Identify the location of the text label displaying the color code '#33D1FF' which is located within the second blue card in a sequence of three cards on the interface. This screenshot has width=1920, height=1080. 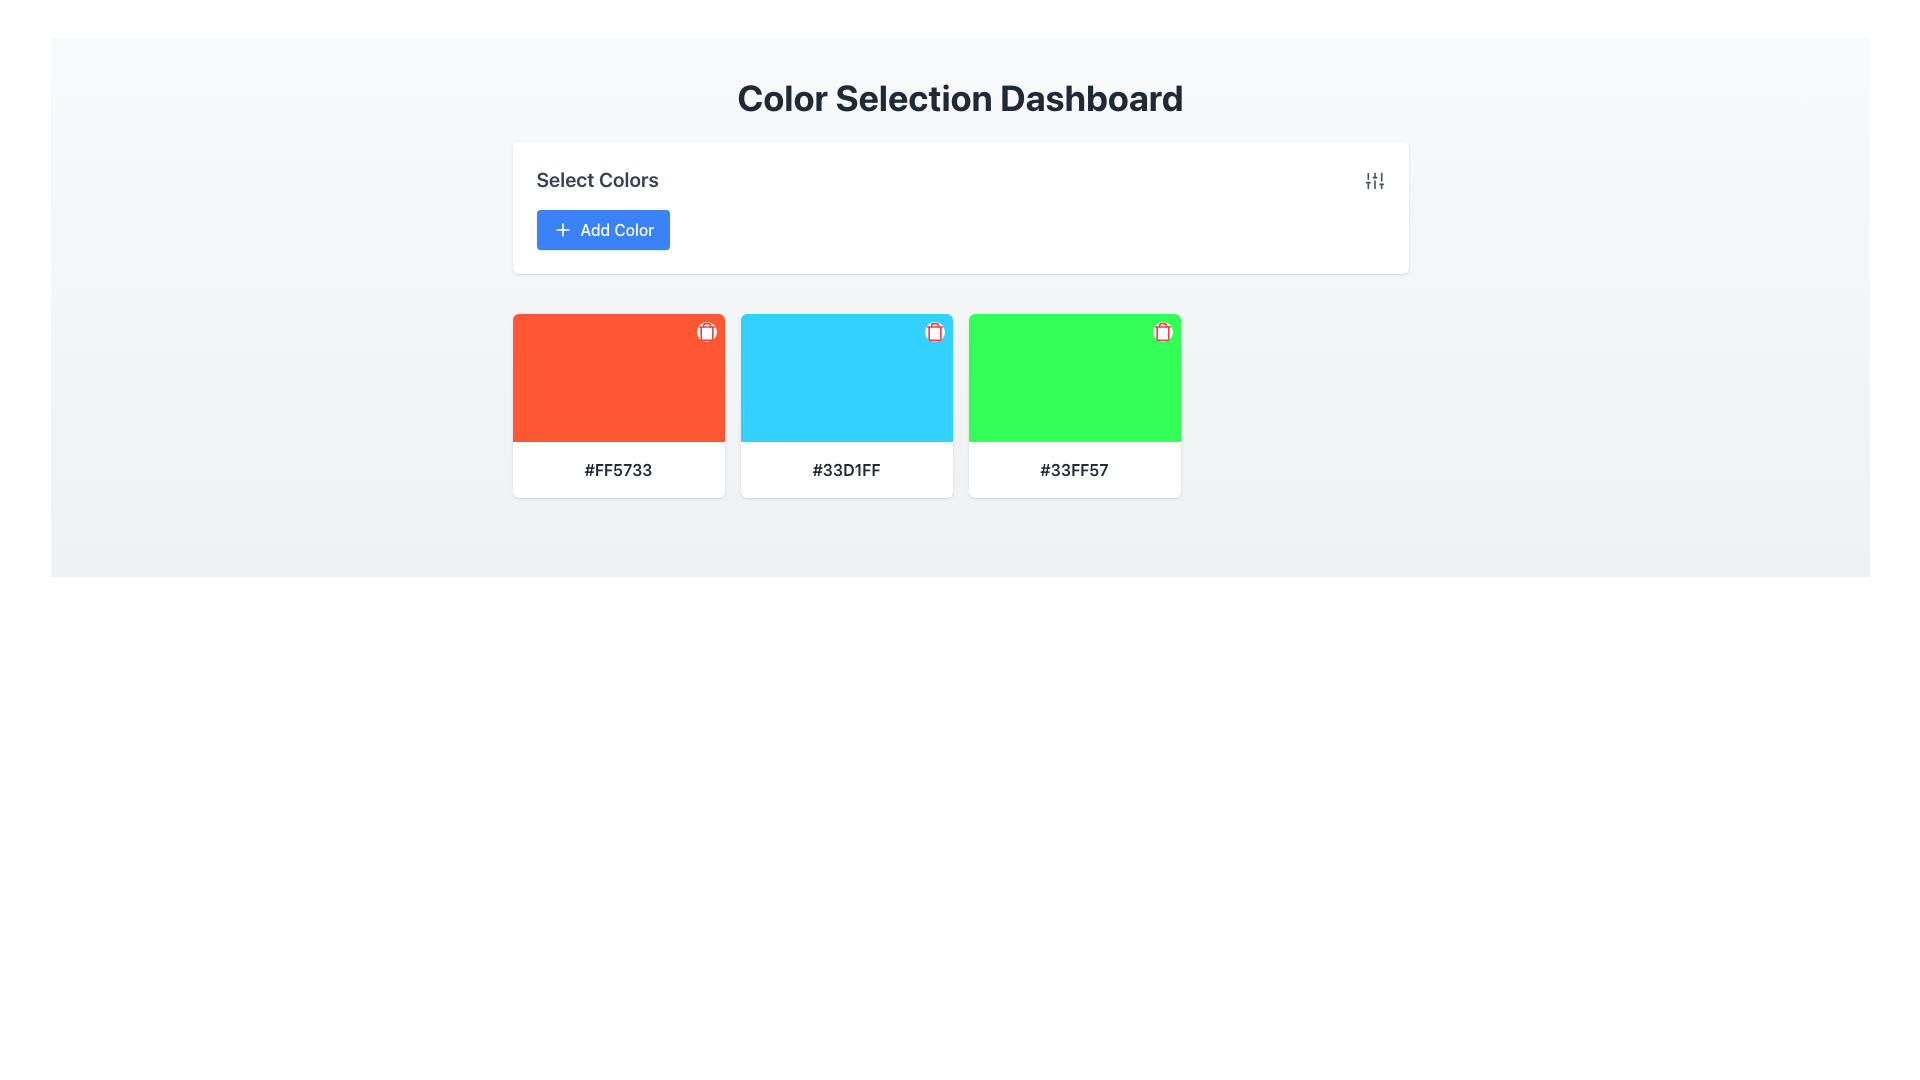
(846, 470).